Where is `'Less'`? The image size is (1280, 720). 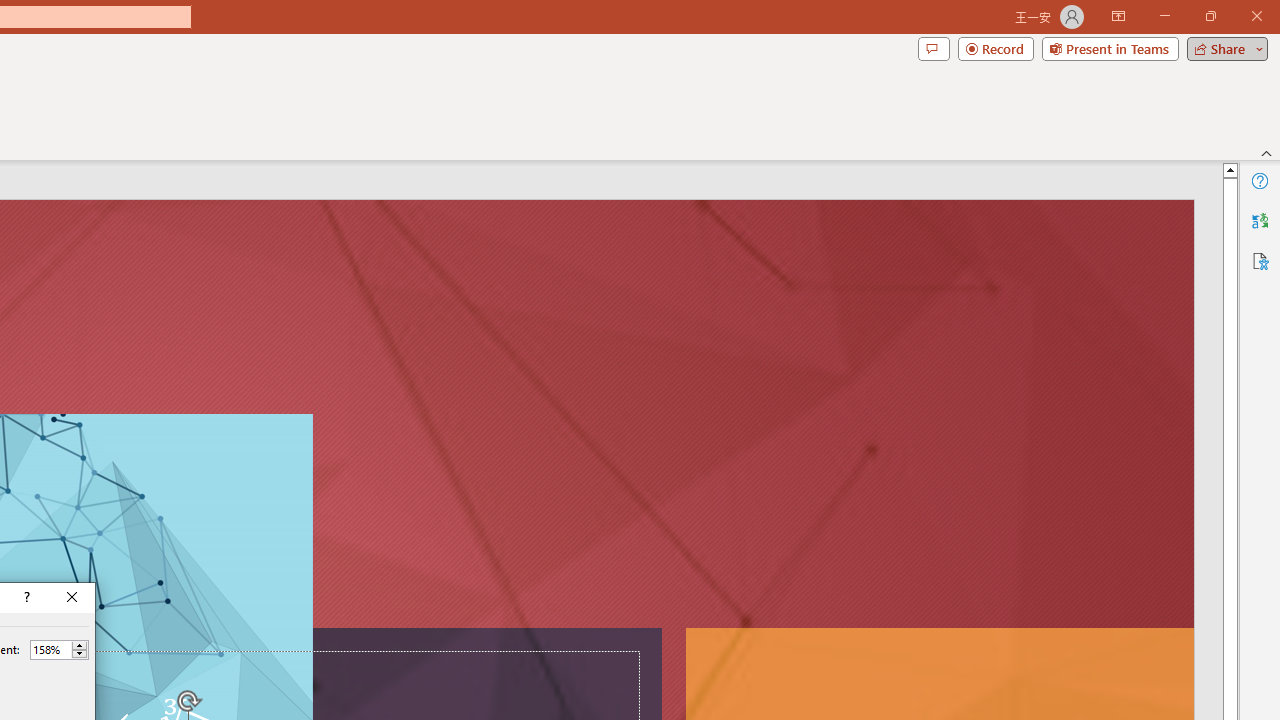
'Less' is located at coordinates (79, 654).